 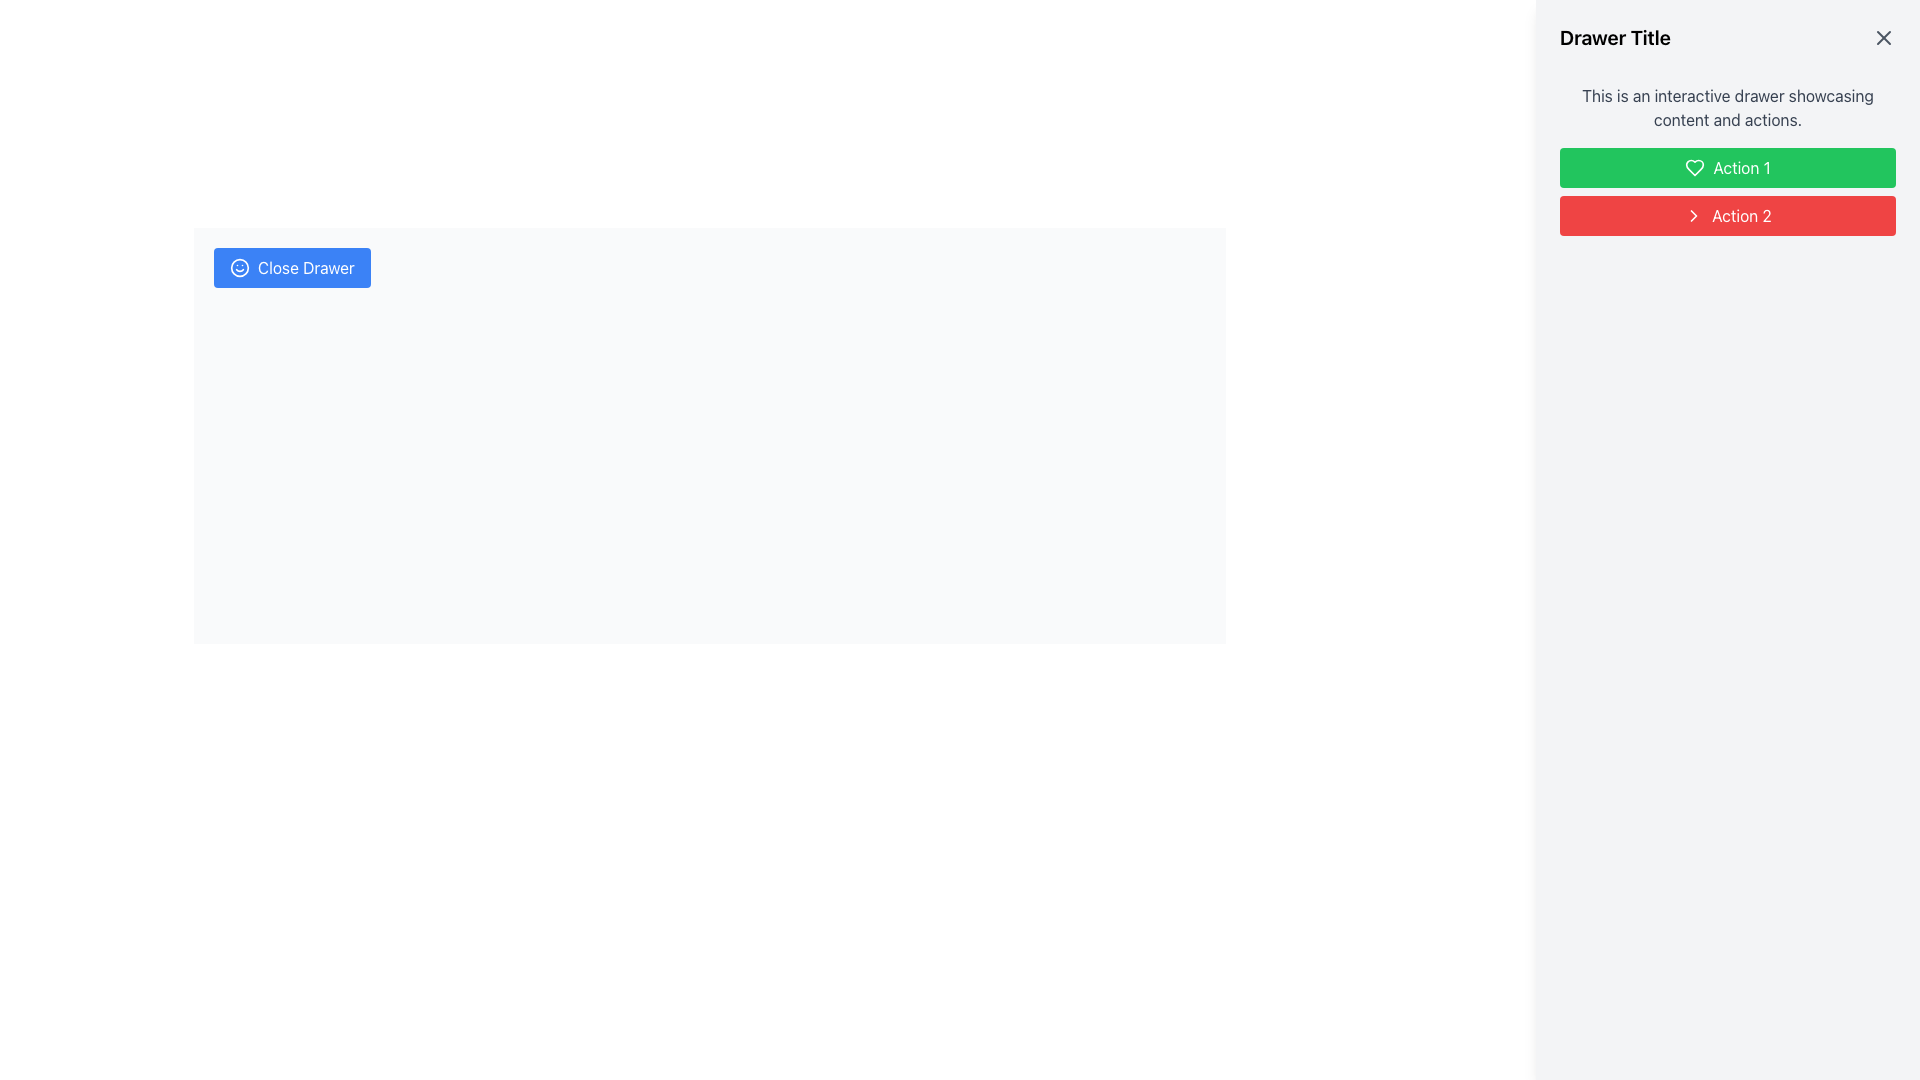 What do you see at coordinates (1882, 38) in the screenshot?
I see `the small, interactive close button with a gray 'X' icon located at the top-right corner of the drawer header` at bounding box center [1882, 38].